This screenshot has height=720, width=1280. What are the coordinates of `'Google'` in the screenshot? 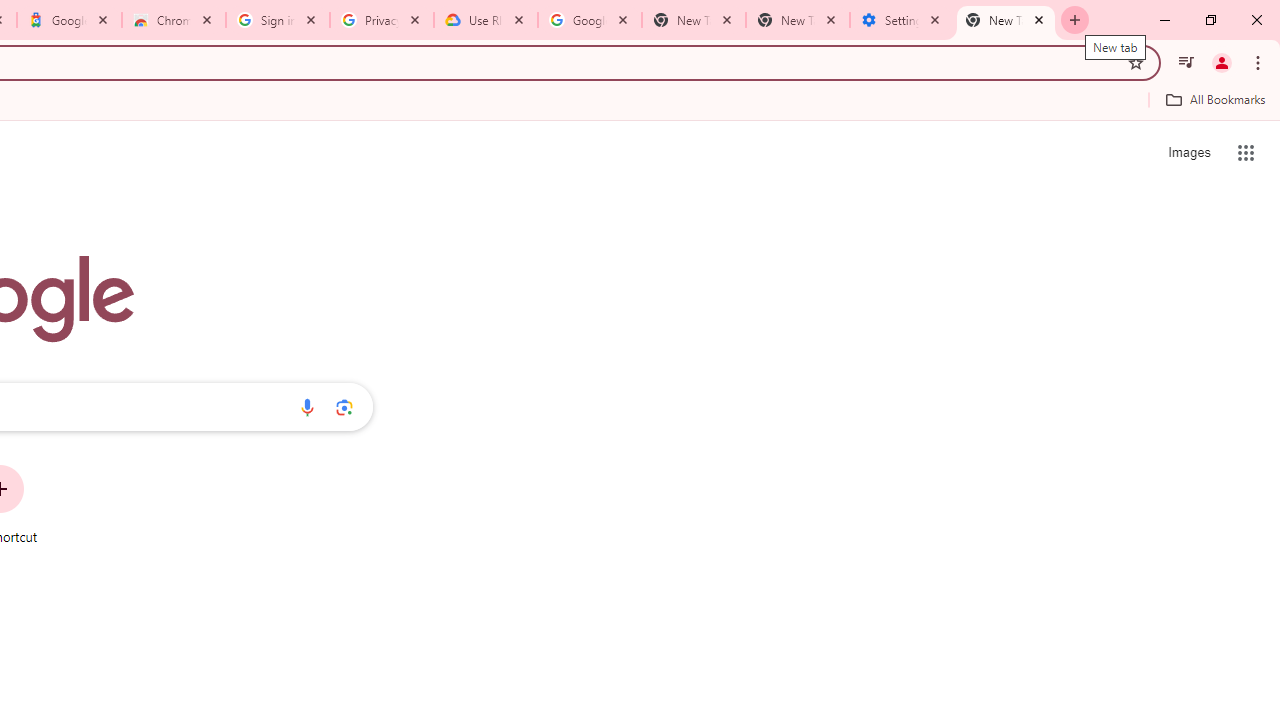 It's located at (69, 20).